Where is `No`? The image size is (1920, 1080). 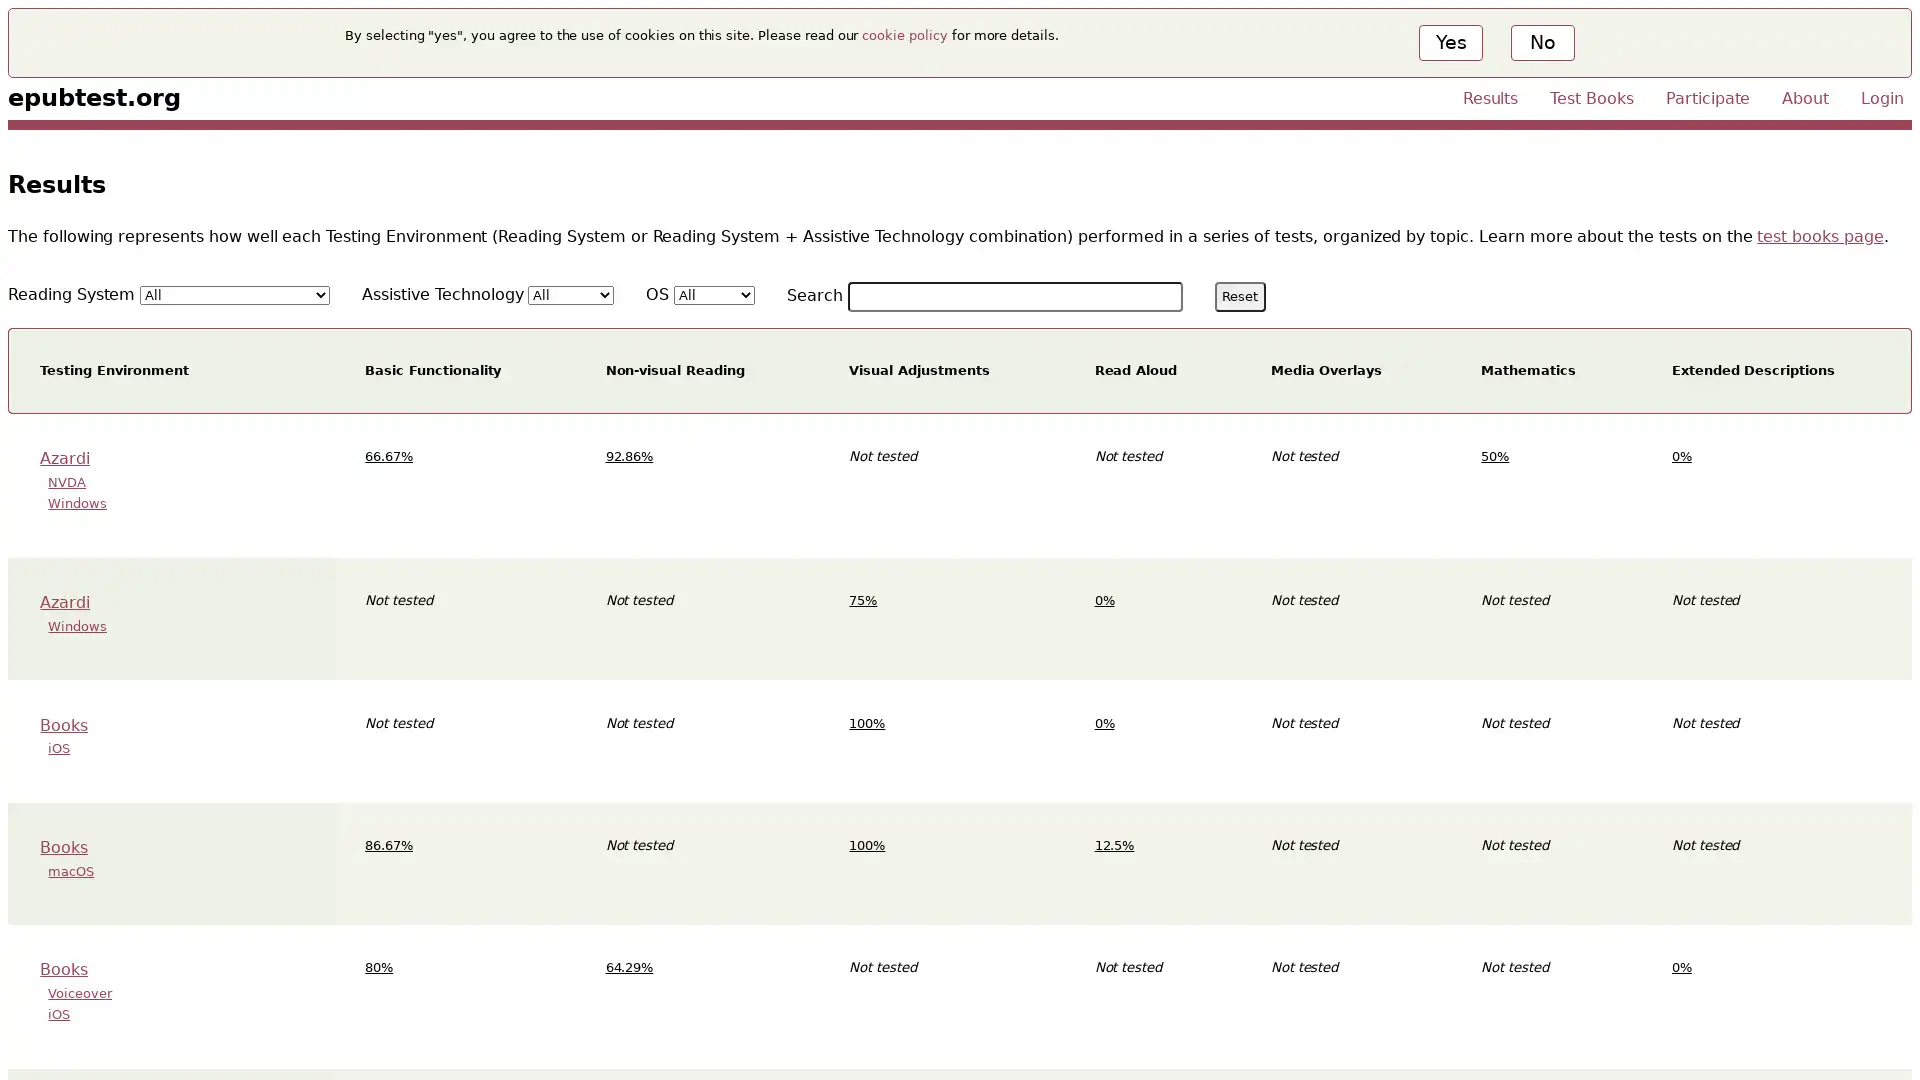
No is located at coordinates (1540, 42).